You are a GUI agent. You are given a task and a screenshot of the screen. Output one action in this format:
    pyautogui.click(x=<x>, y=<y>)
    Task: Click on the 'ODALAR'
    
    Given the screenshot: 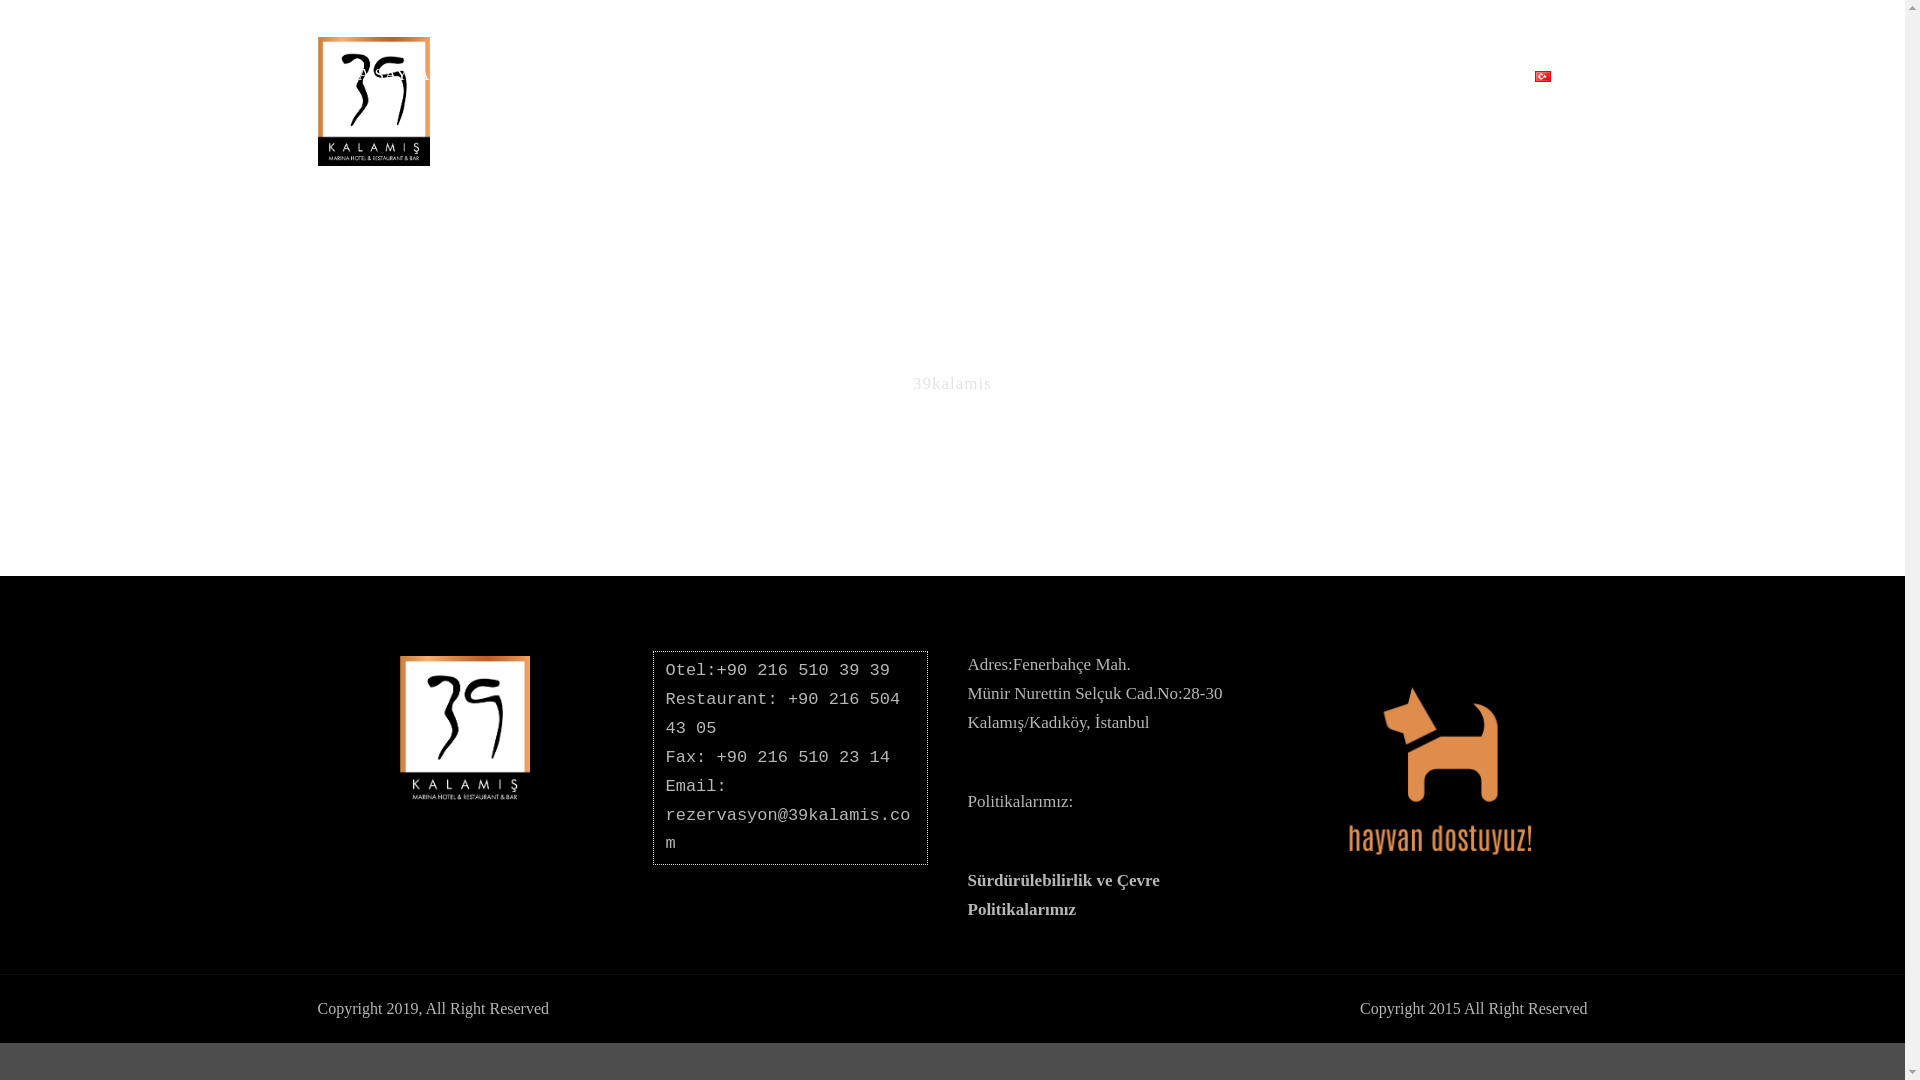 What is the action you would take?
    pyautogui.click(x=507, y=86)
    